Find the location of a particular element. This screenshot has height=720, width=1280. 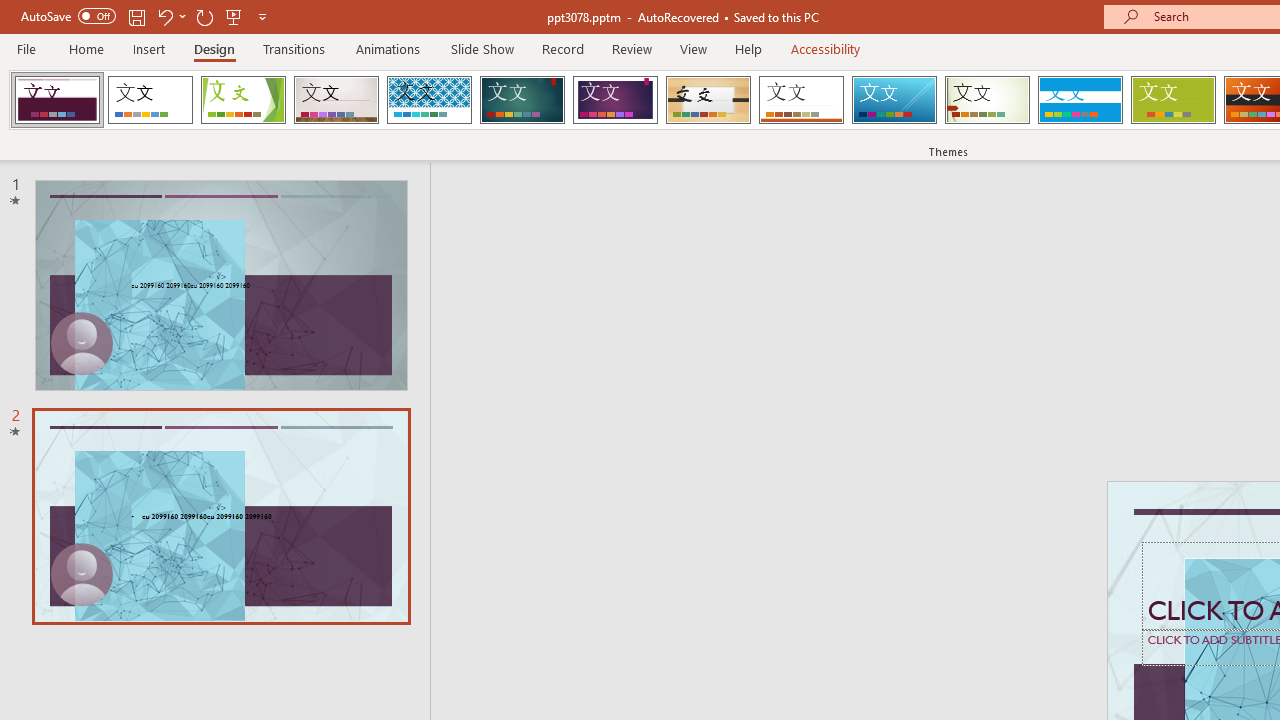

'Ion' is located at coordinates (522, 100).